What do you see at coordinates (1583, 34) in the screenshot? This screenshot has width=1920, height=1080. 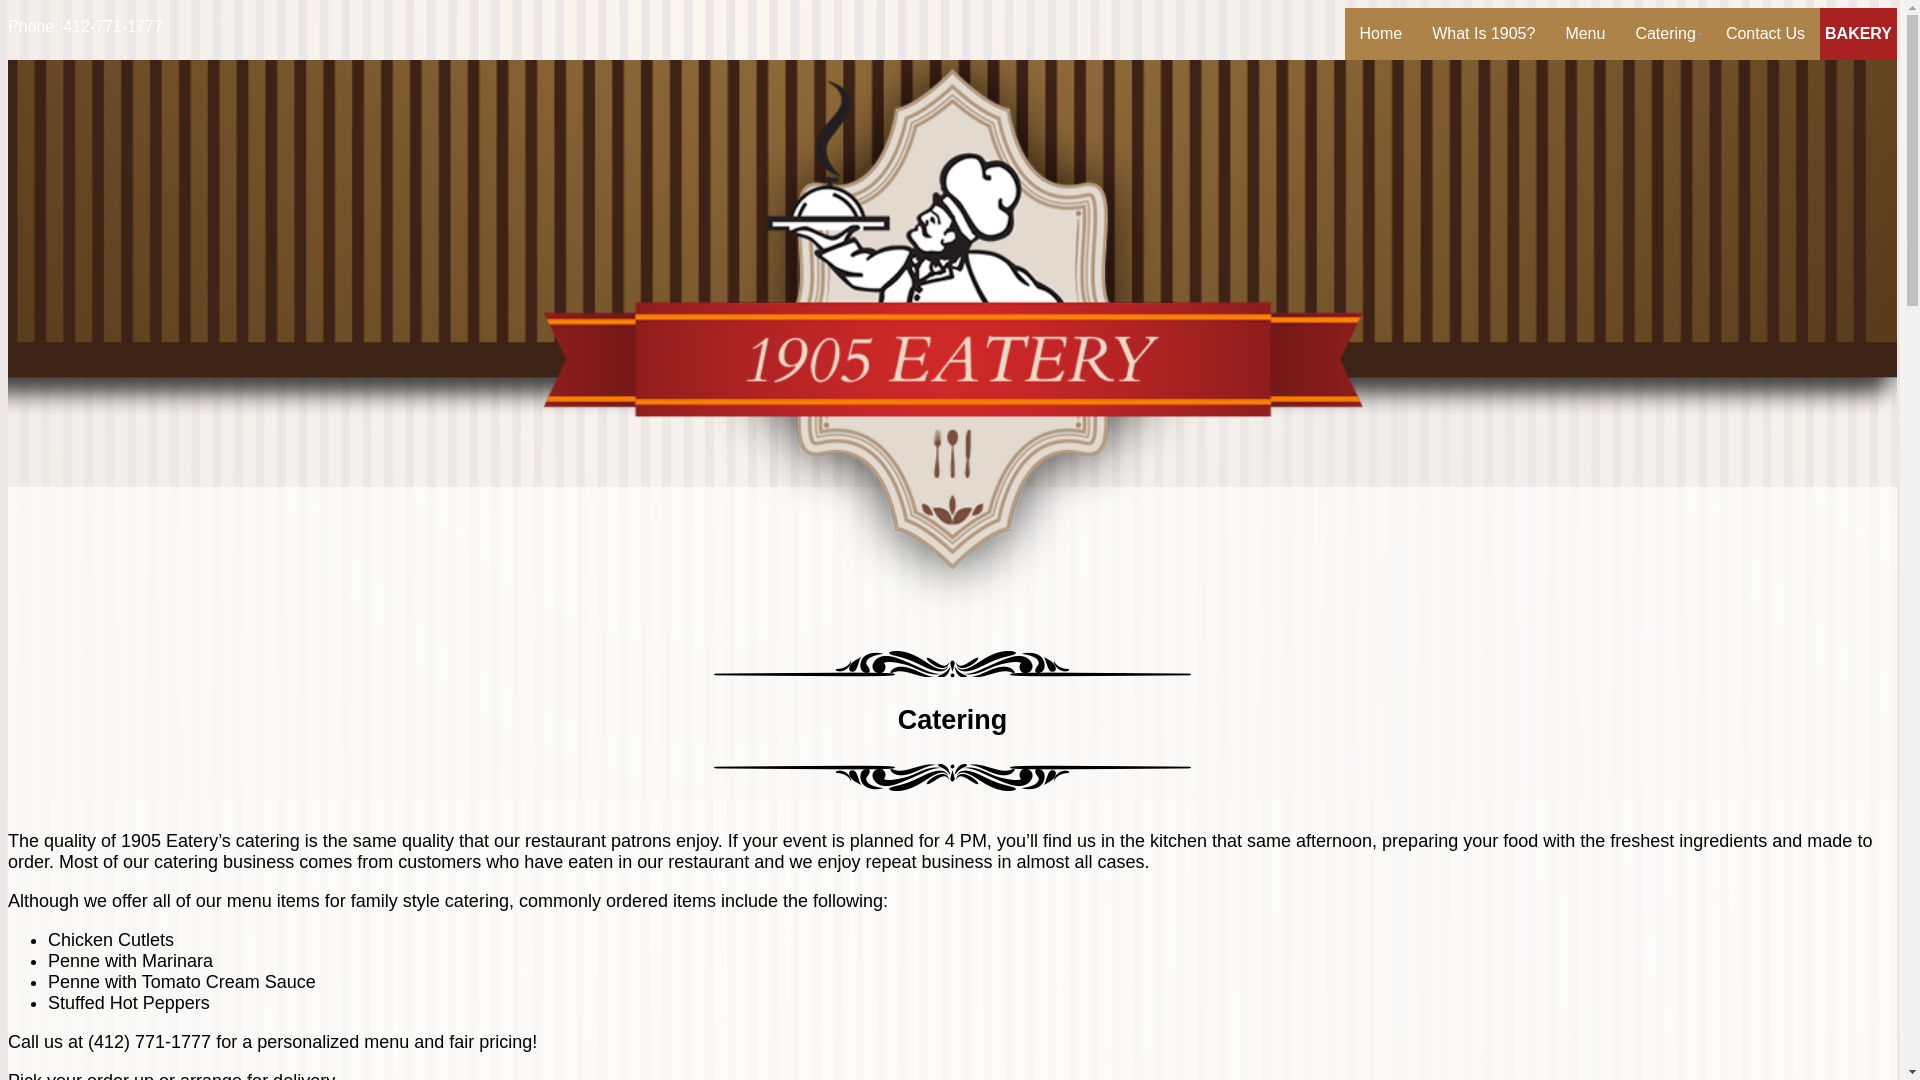 I see `'Menu'` at bounding box center [1583, 34].